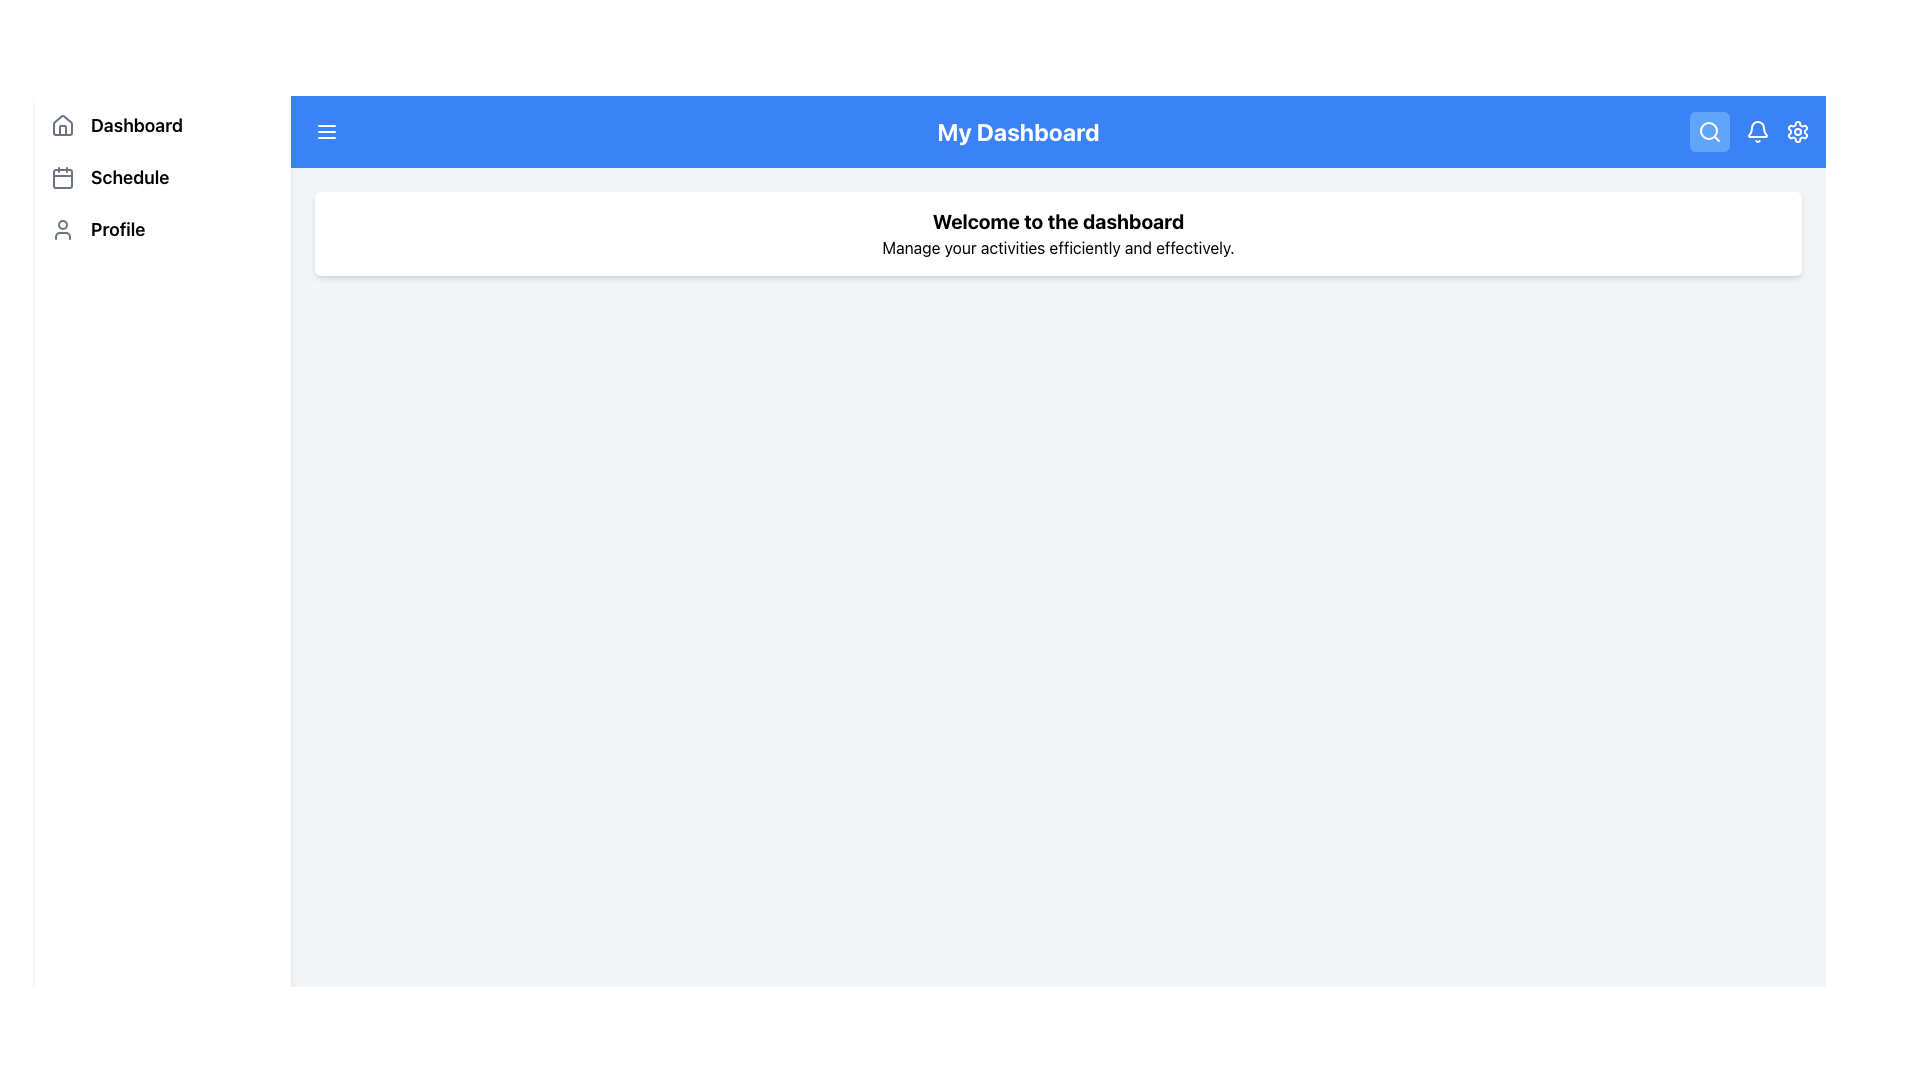 The image size is (1920, 1080). Describe the element at coordinates (1797, 131) in the screenshot. I see `the gear-shaped icon located in the top right corner of the interface` at that location.